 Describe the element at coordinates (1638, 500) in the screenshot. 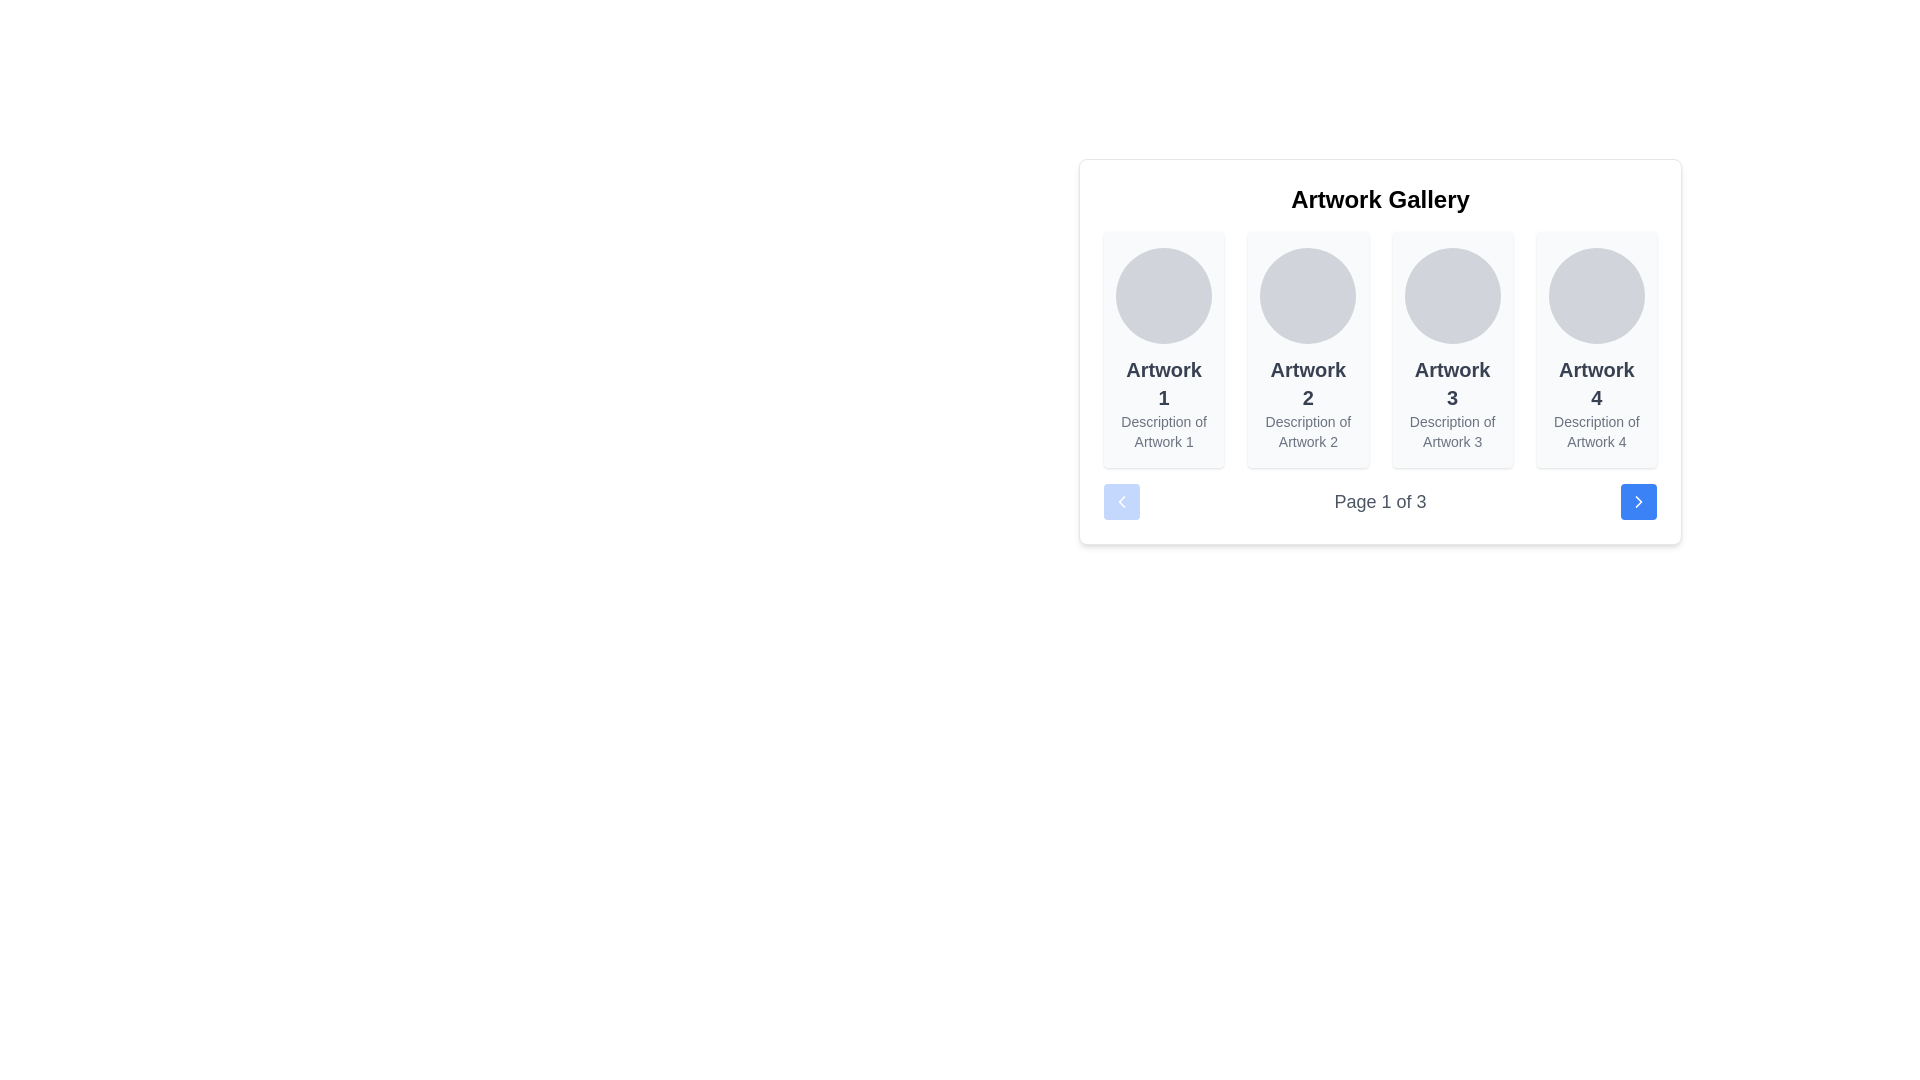

I see `the blue button with rounded corners containing a right-pointing chevron icon` at that location.